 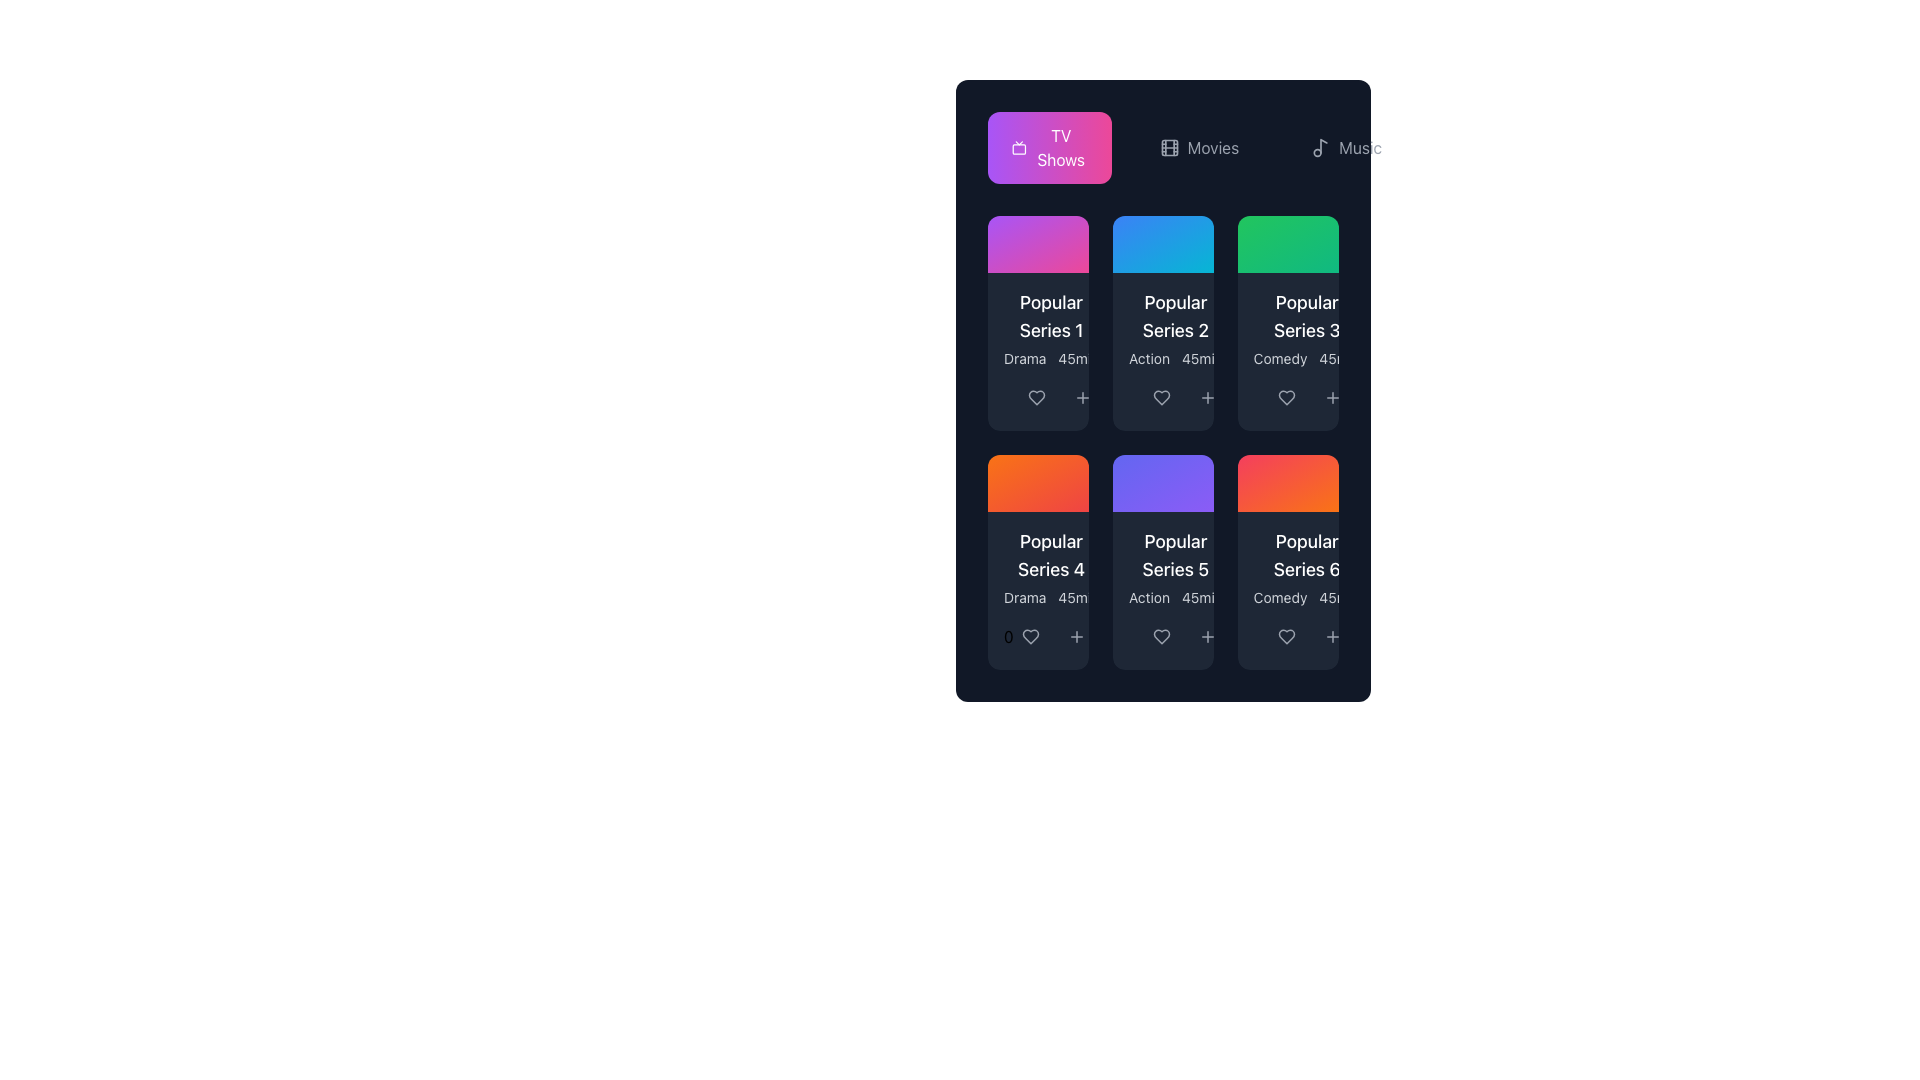 I want to click on the '+' button located at the bottom right corner of the 'Popular Series 4' card, so click(x=1075, y=636).